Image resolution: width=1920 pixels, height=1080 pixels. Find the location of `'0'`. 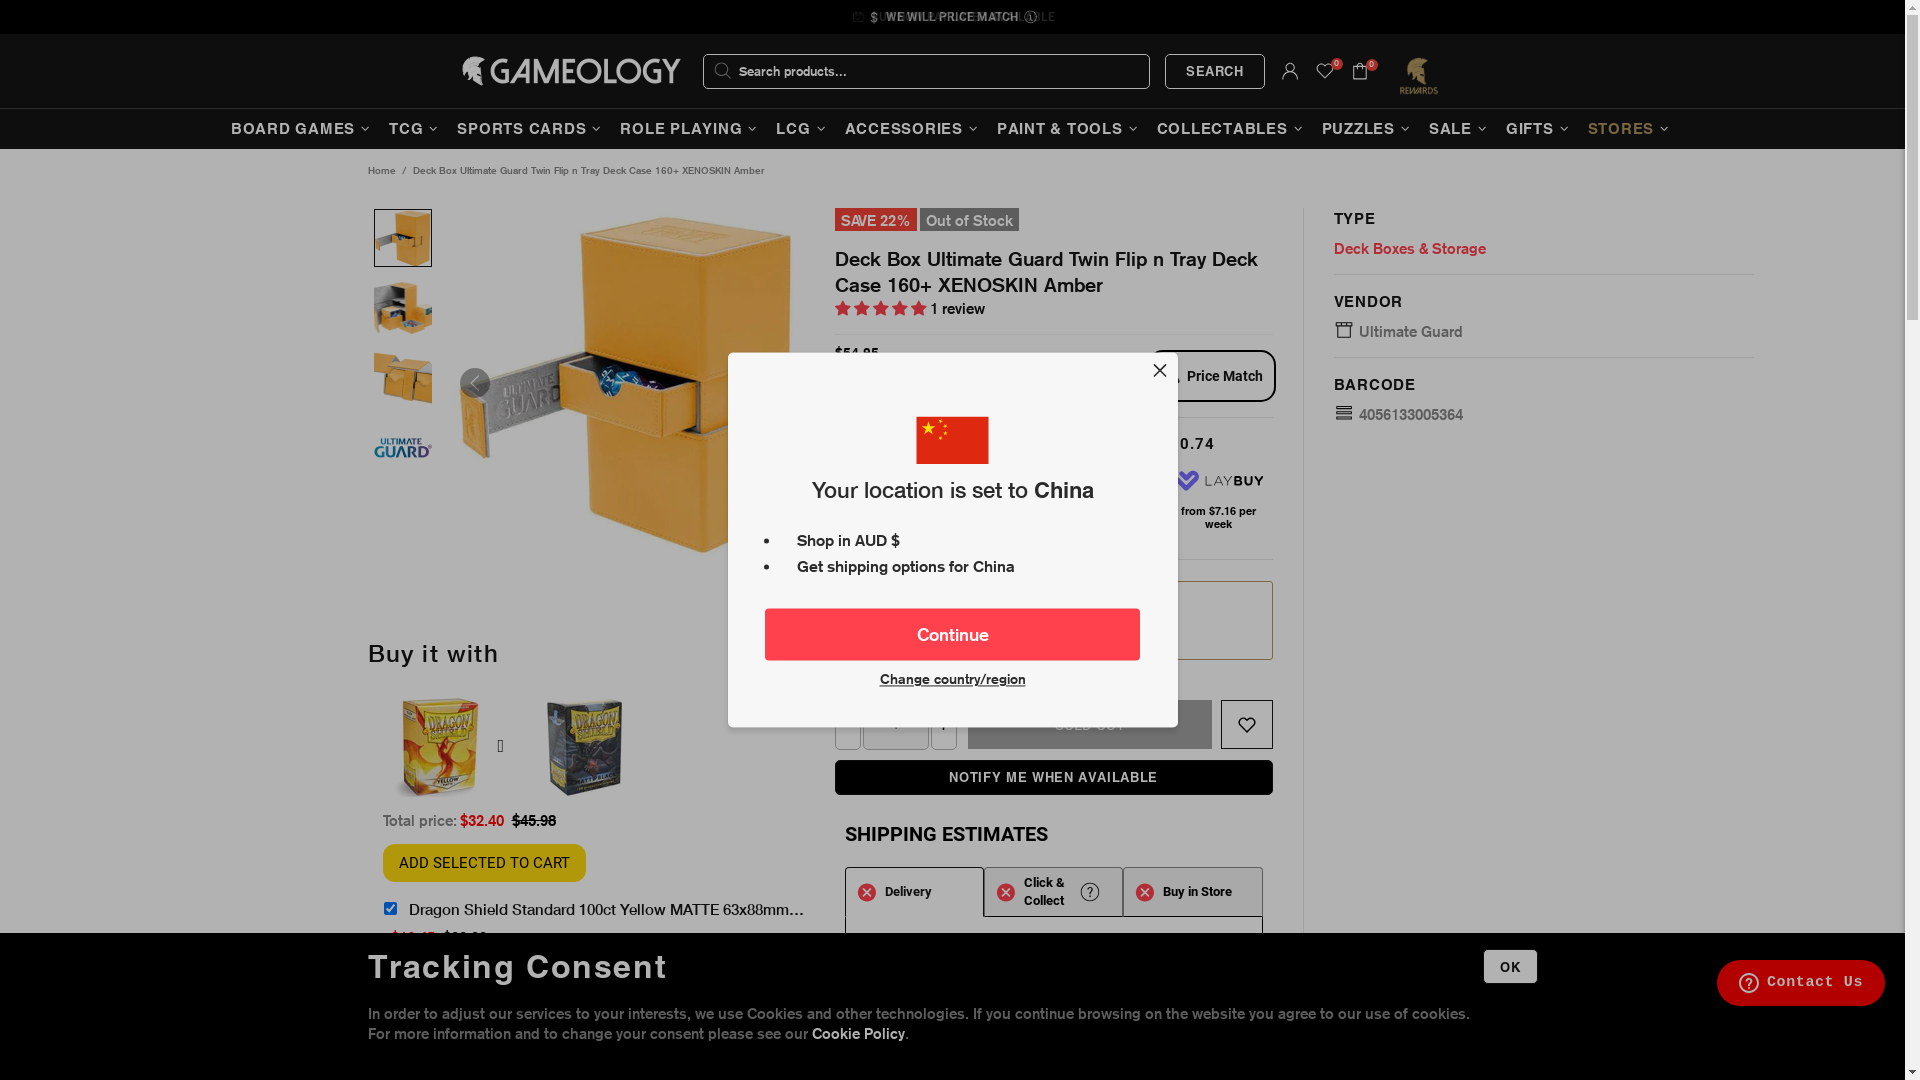

'0' is located at coordinates (1324, 69).